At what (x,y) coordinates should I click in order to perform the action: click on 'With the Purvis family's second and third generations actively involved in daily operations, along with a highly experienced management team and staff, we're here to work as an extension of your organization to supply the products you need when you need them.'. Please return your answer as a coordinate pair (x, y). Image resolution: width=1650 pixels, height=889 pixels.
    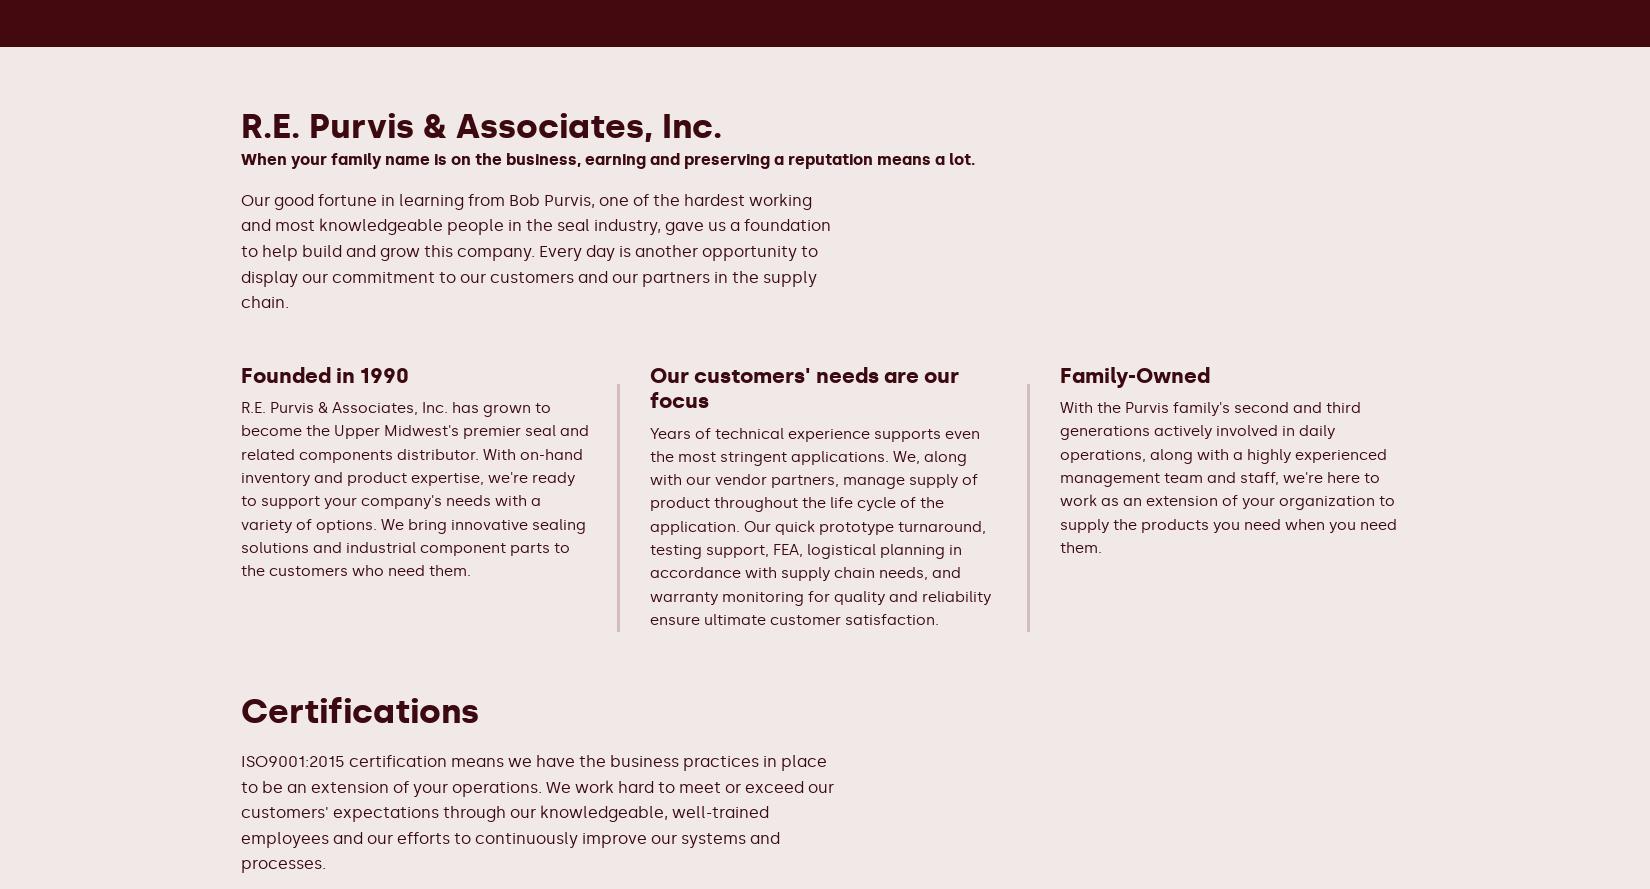
    Looking at the image, I should click on (1227, 477).